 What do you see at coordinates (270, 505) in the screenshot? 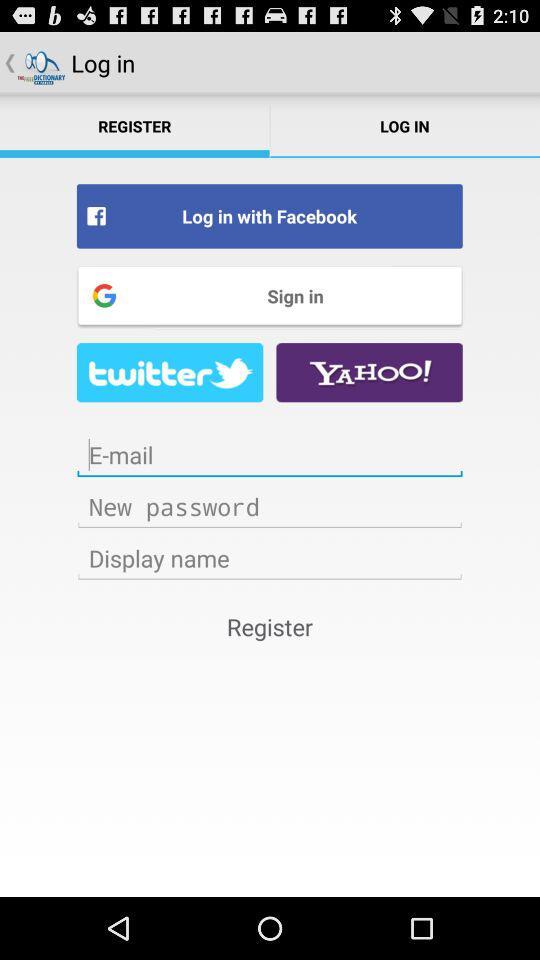
I see `the password` at bounding box center [270, 505].